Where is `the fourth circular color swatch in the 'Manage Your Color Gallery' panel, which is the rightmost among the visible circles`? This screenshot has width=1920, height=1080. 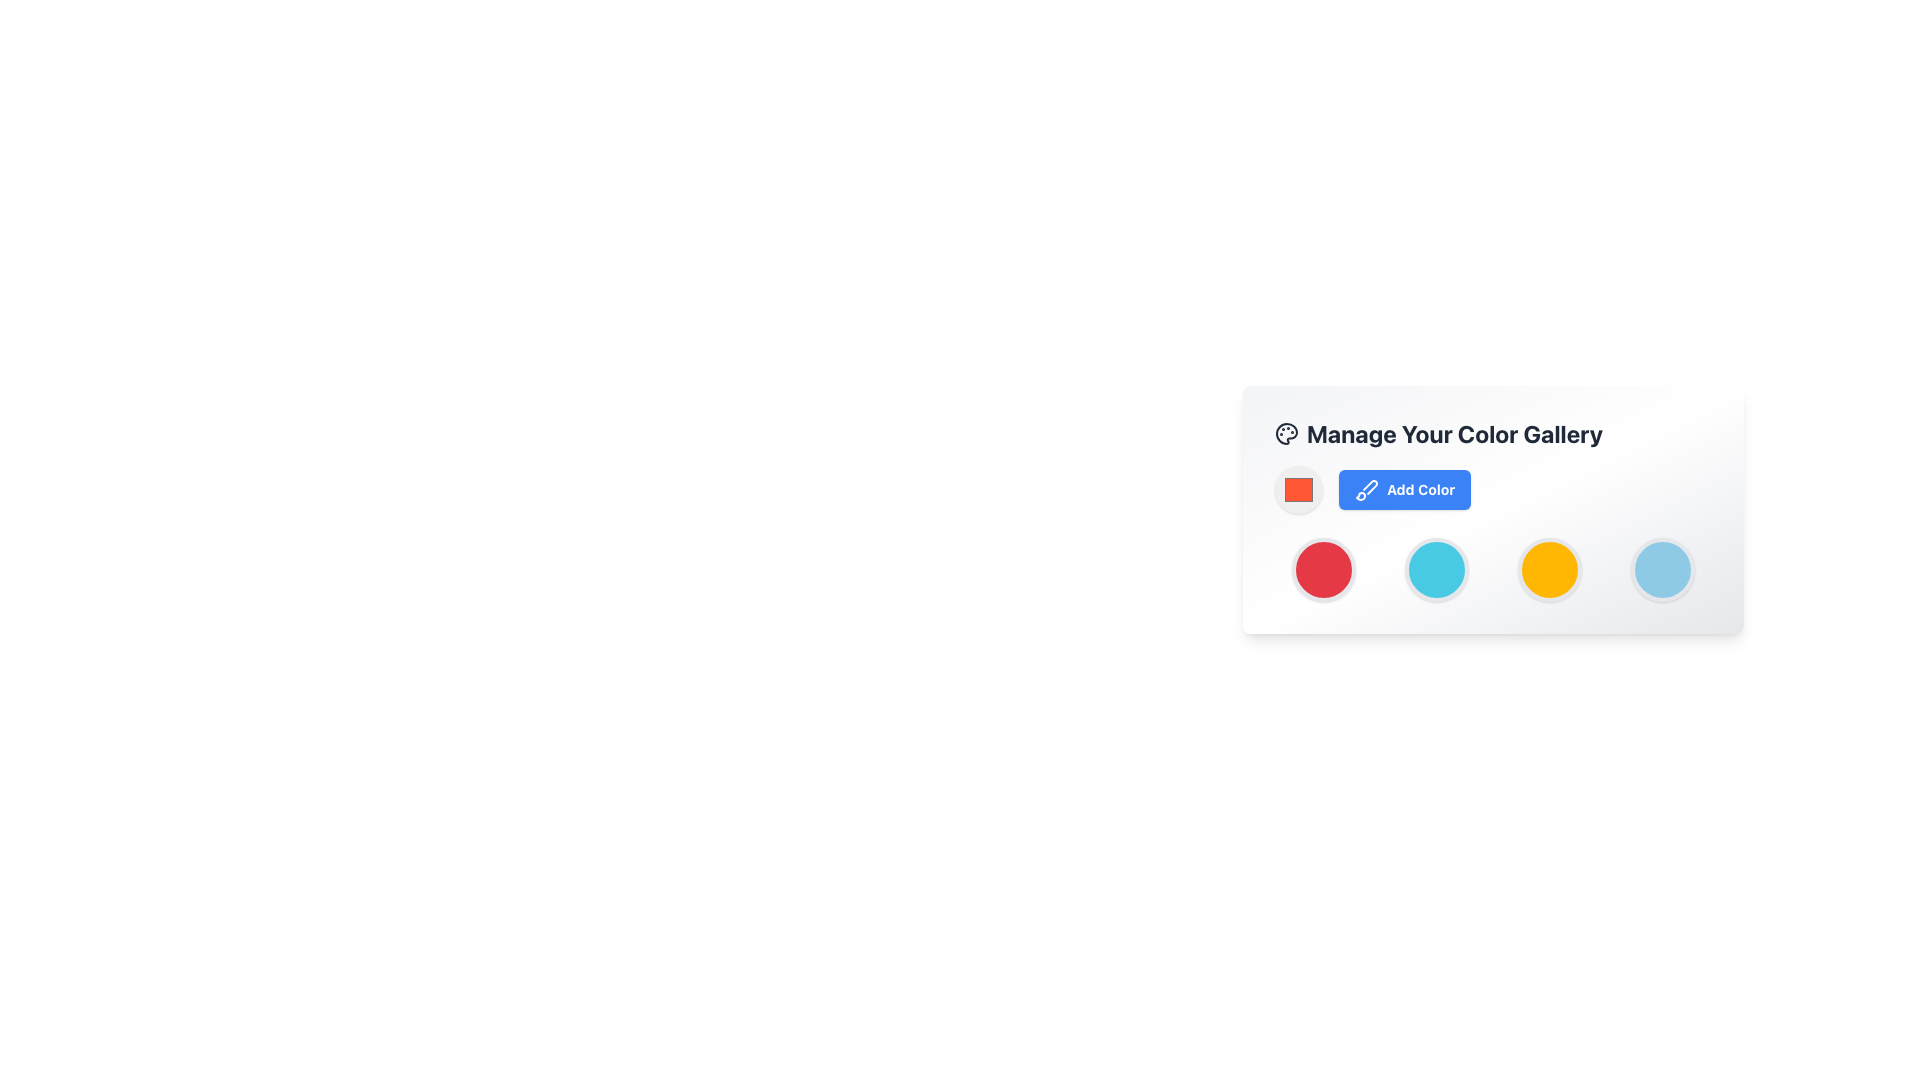
the fourth circular color swatch in the 'Manage Your Color Gallery' panel, which is the rightmost among the visible circles is located at coordinates (1549, 570).